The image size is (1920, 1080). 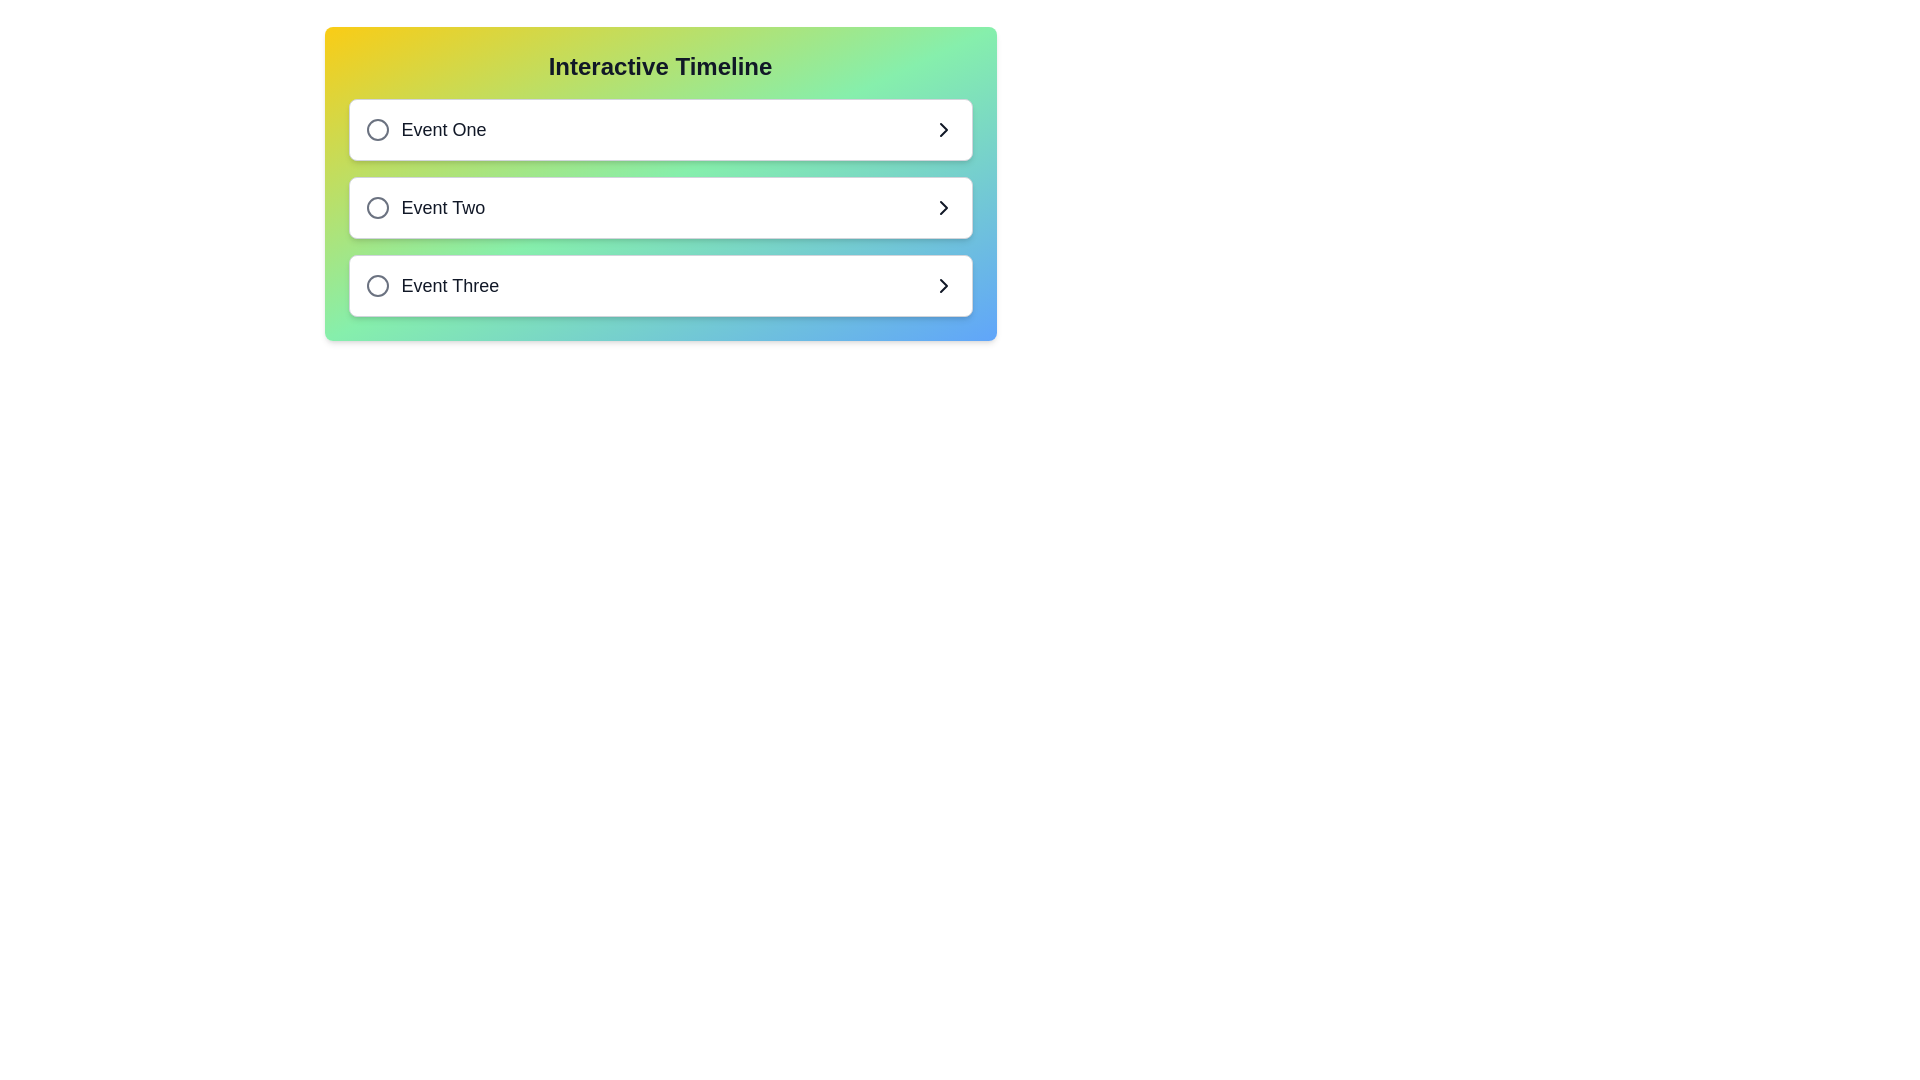 What do you see at coordinates (942, 208) in the screenshot?
I see `the rightward-facing chevron icon (>) located at the far-right end of the 'Event Two' list item` at bounding box center [942, 208].